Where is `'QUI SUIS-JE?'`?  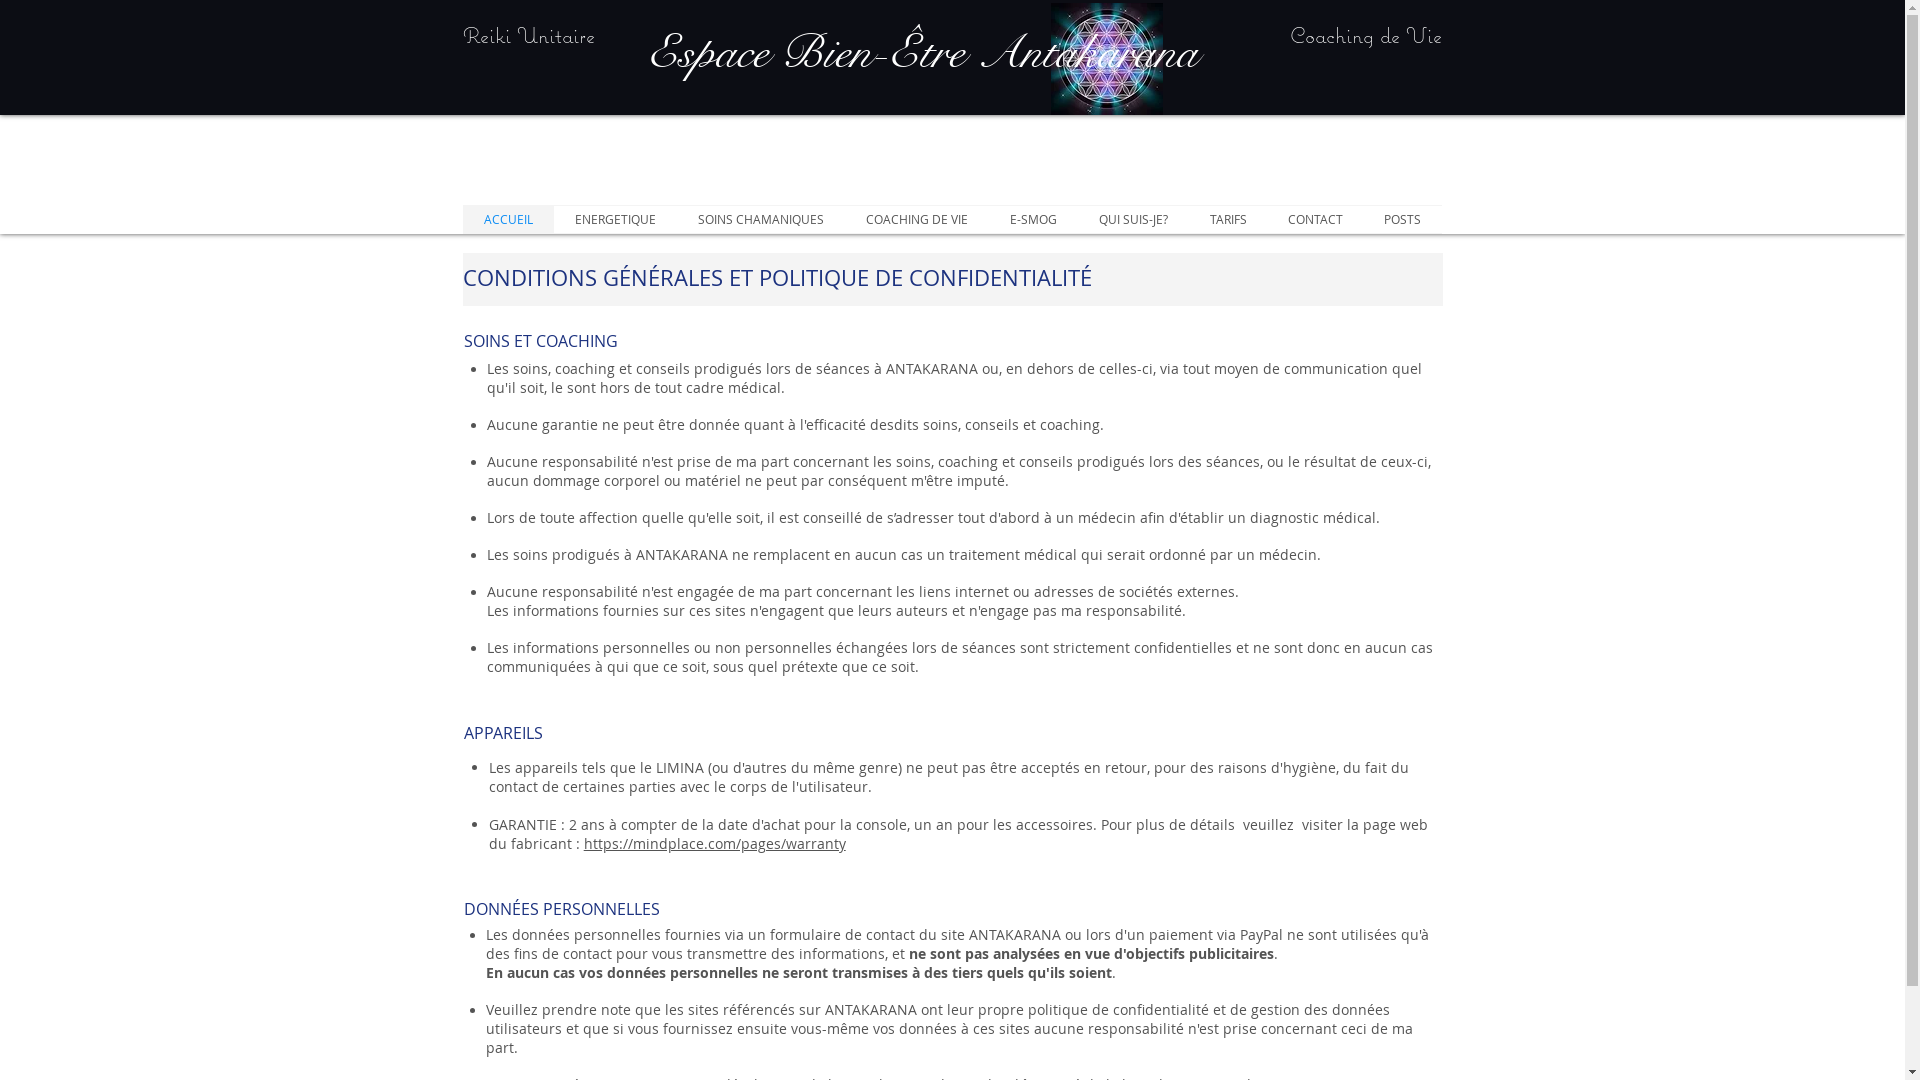
'QUI SUIS-JE?' is located at coordinates (1133, 219).